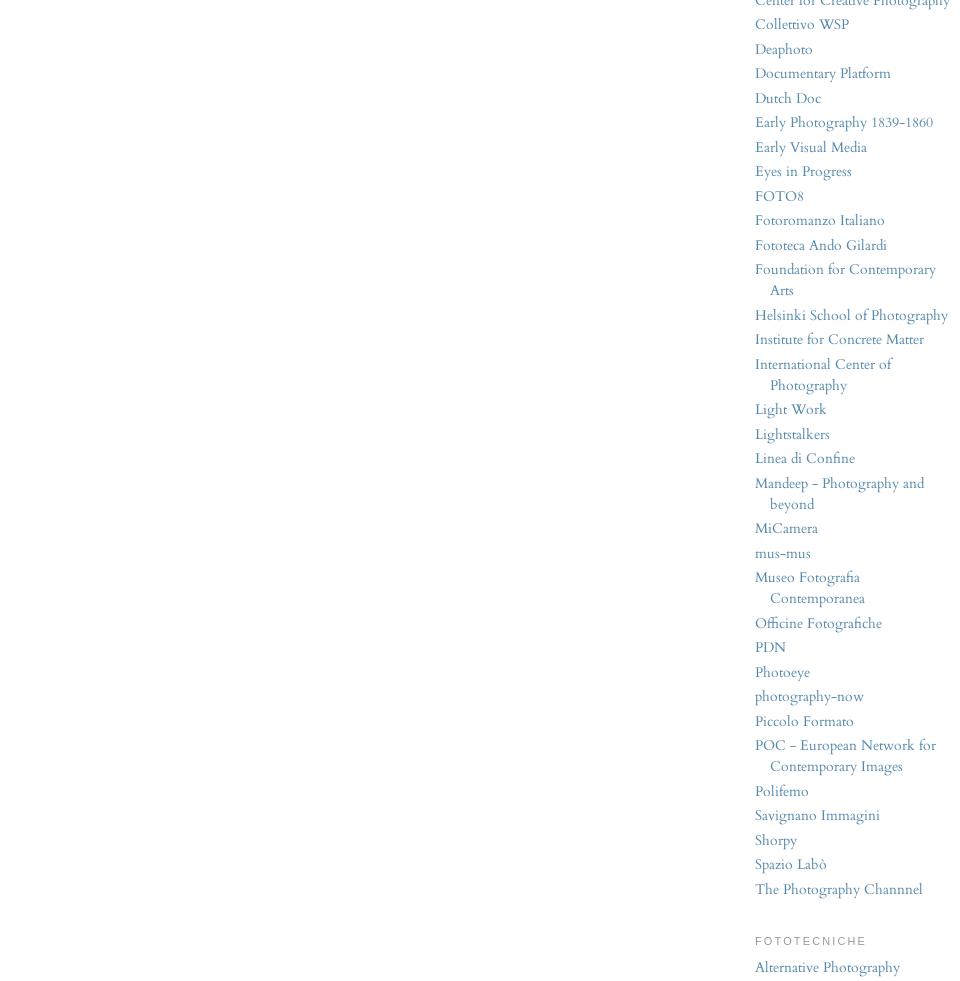  Describe the element at coordinates (844, 278) in the screenshot. I see `'Foundation for Contemporary Arts'` at that location.